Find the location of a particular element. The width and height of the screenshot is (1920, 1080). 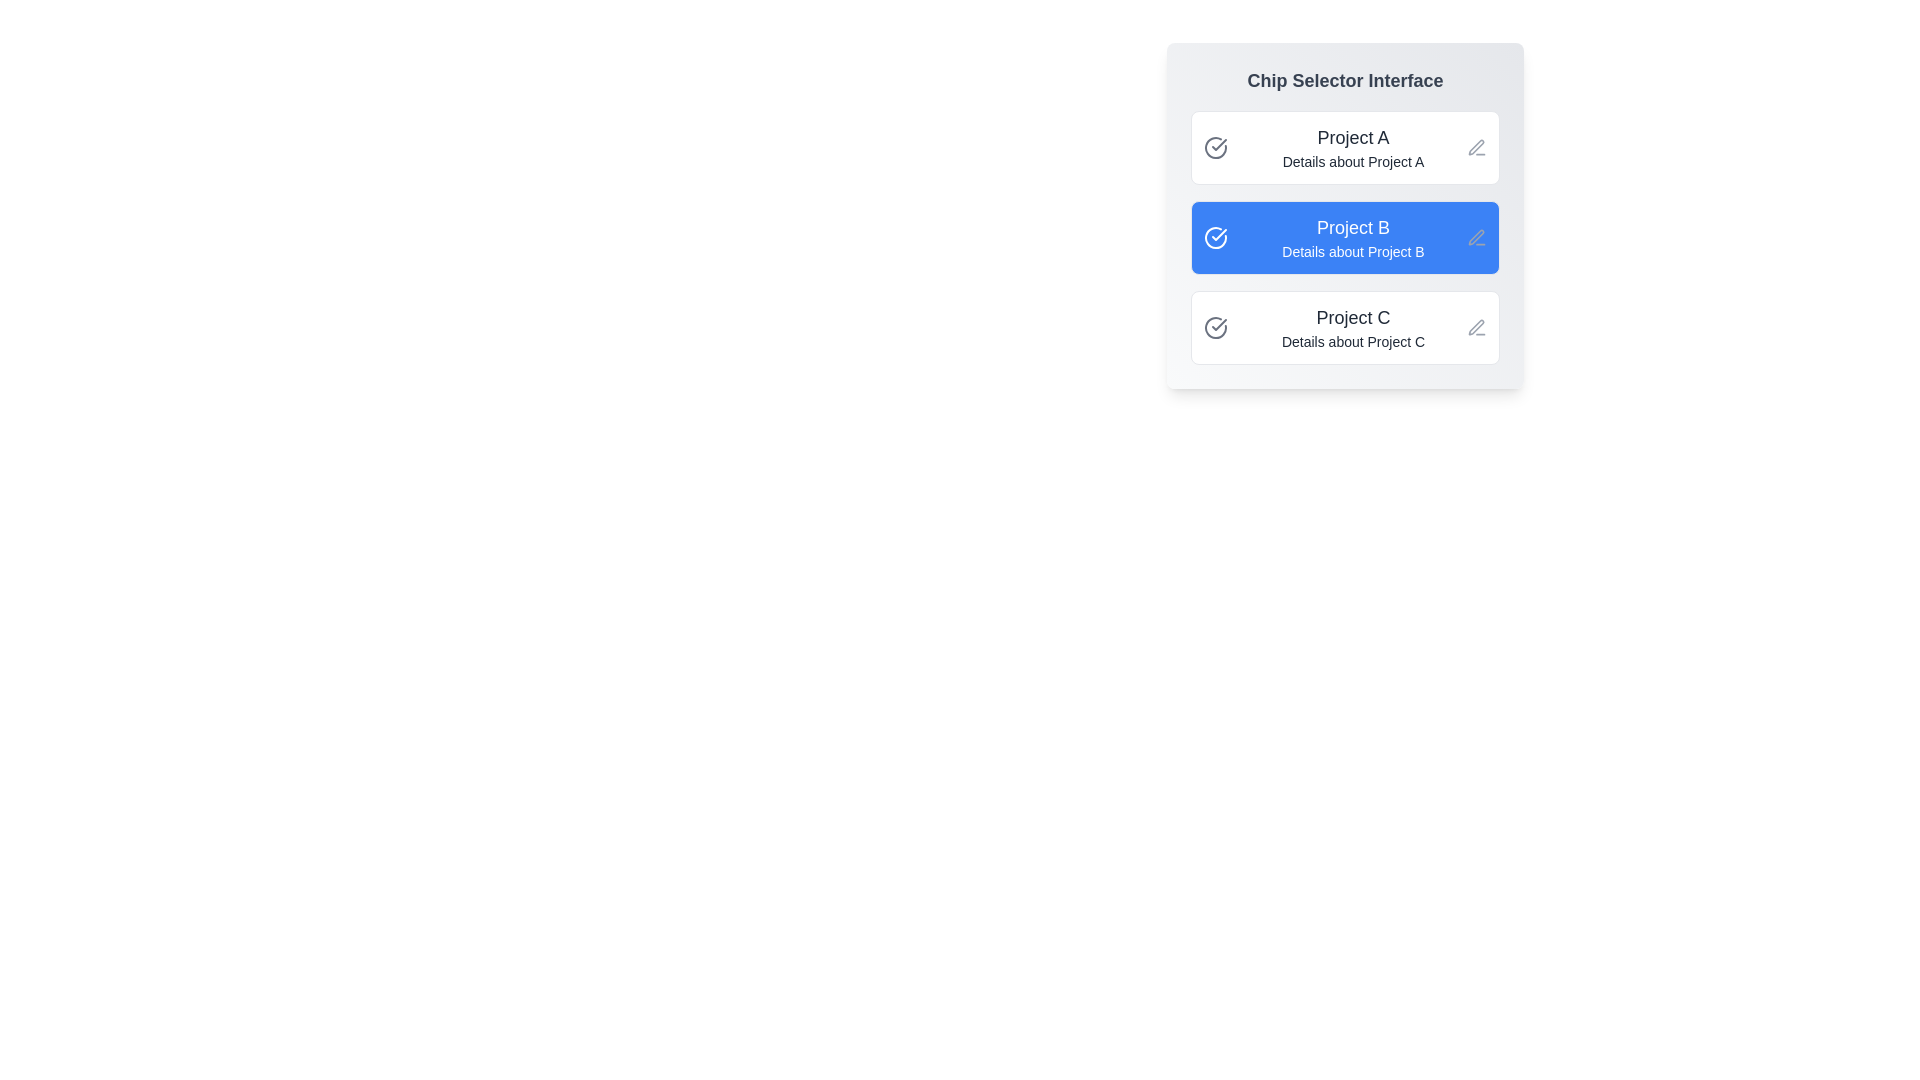

the chip corresponding to Project A to toggle its active state is located at coordinates (1345, 146).